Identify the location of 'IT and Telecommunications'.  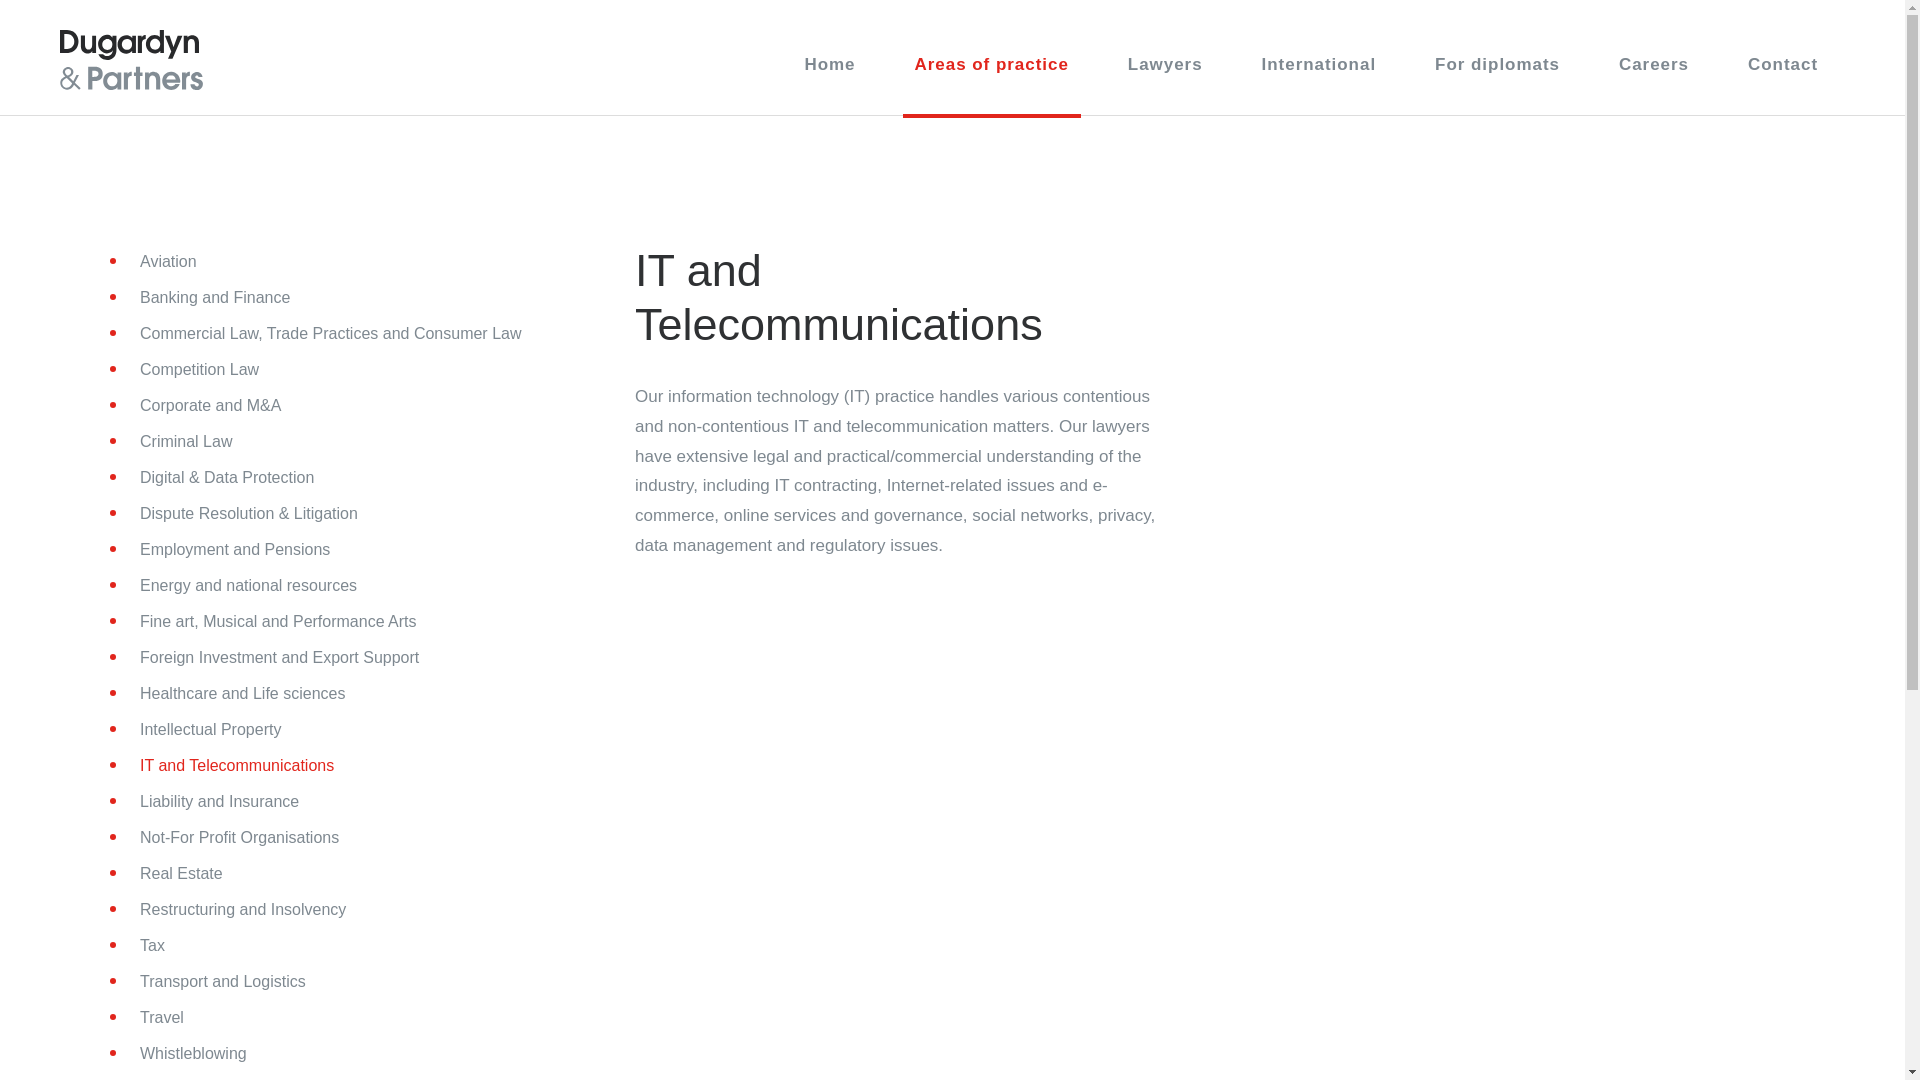
(224, 765).